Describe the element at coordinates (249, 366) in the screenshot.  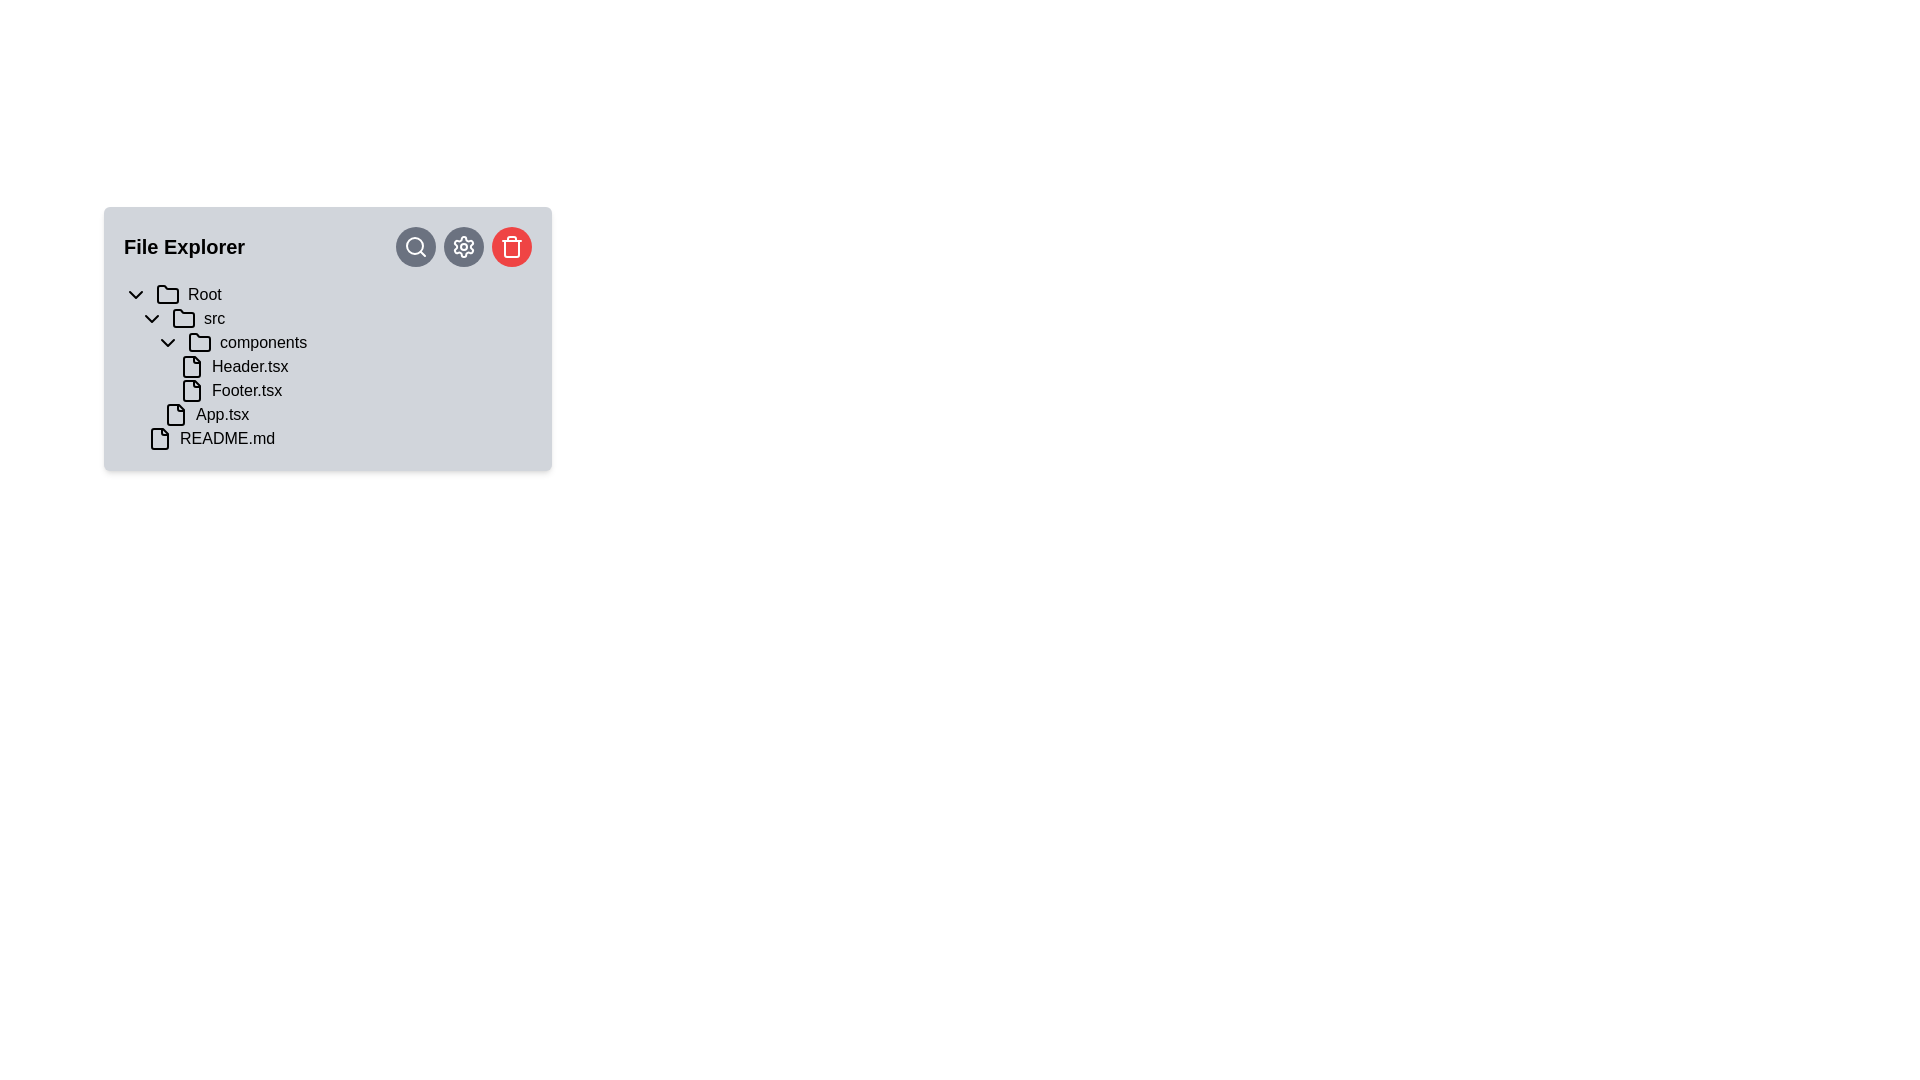
I see `the text component displaying 'Header.tsx' within the file explorer's file tree under the 'components' folder` at that location.